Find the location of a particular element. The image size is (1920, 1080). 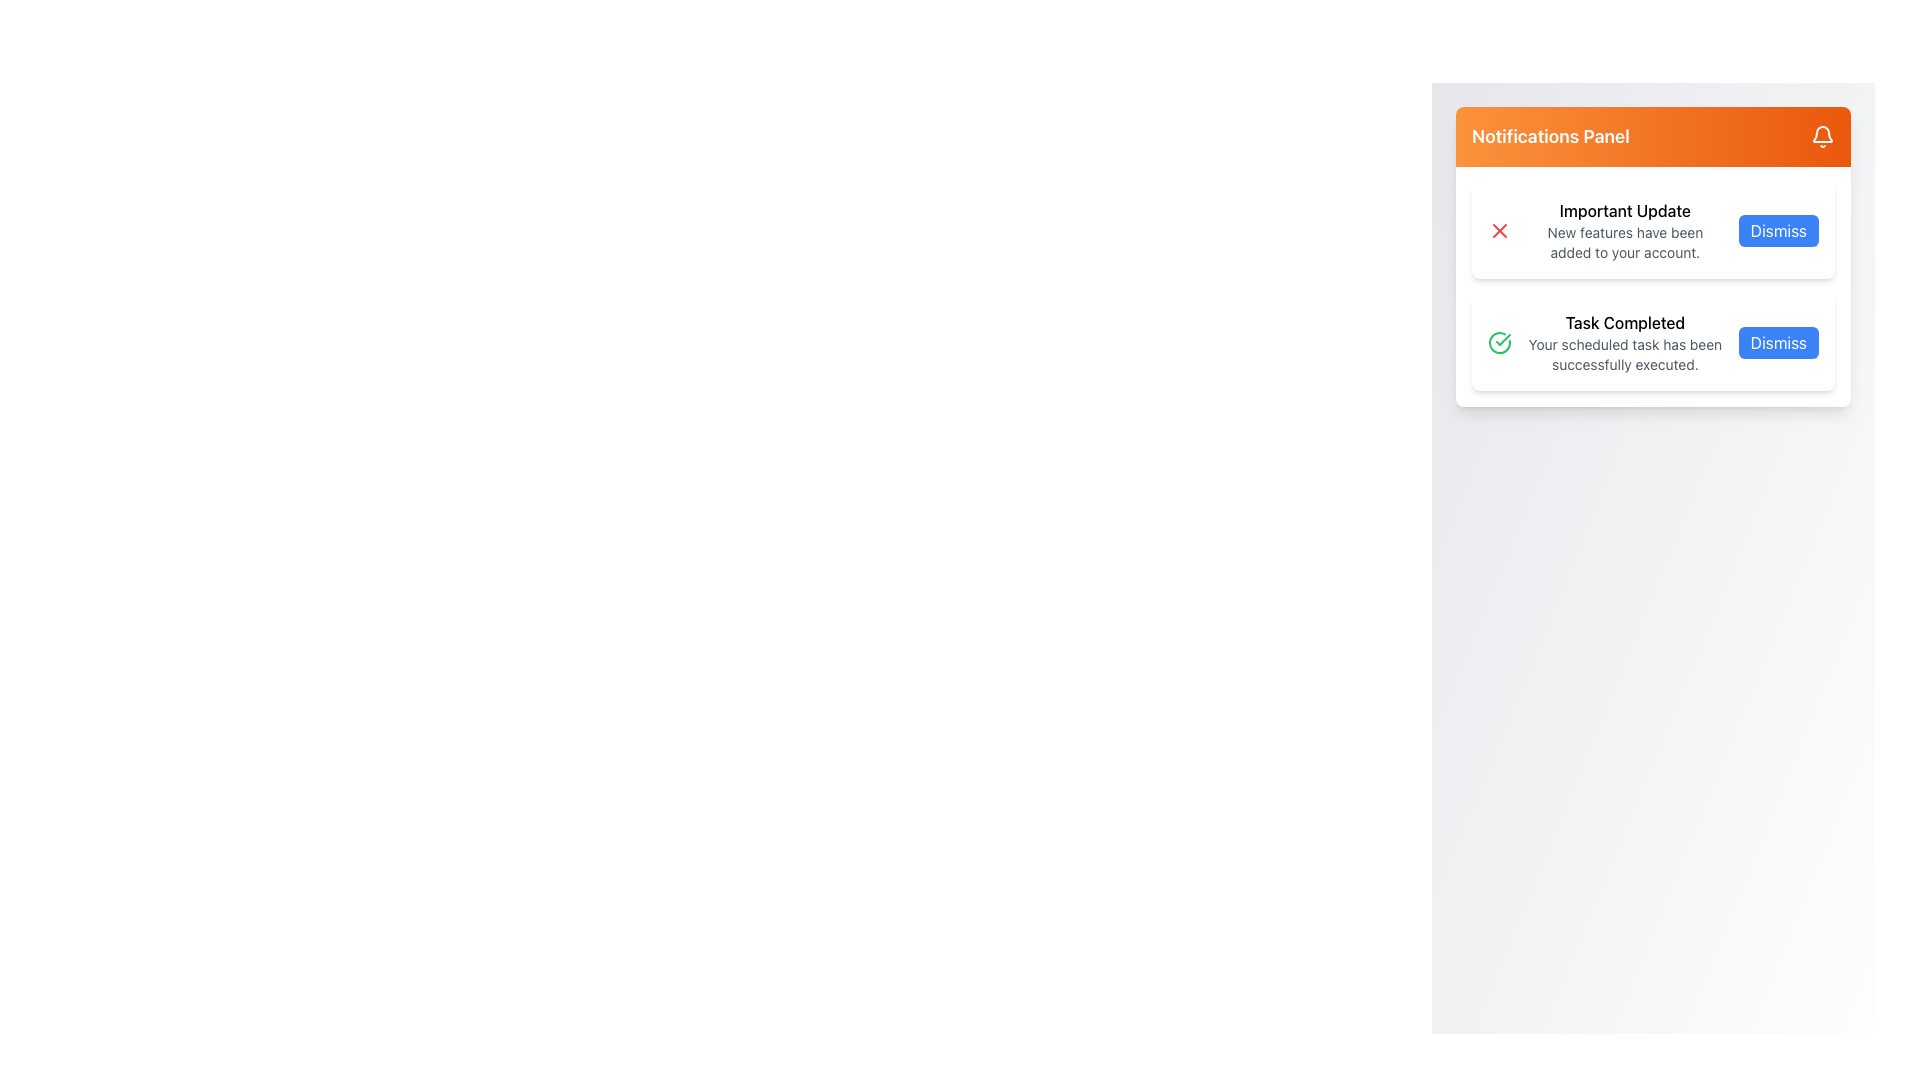

the notifications icon located at the upper-right corner of the orange header section of the Notifications Panel is located at coordinates (1823, 134).